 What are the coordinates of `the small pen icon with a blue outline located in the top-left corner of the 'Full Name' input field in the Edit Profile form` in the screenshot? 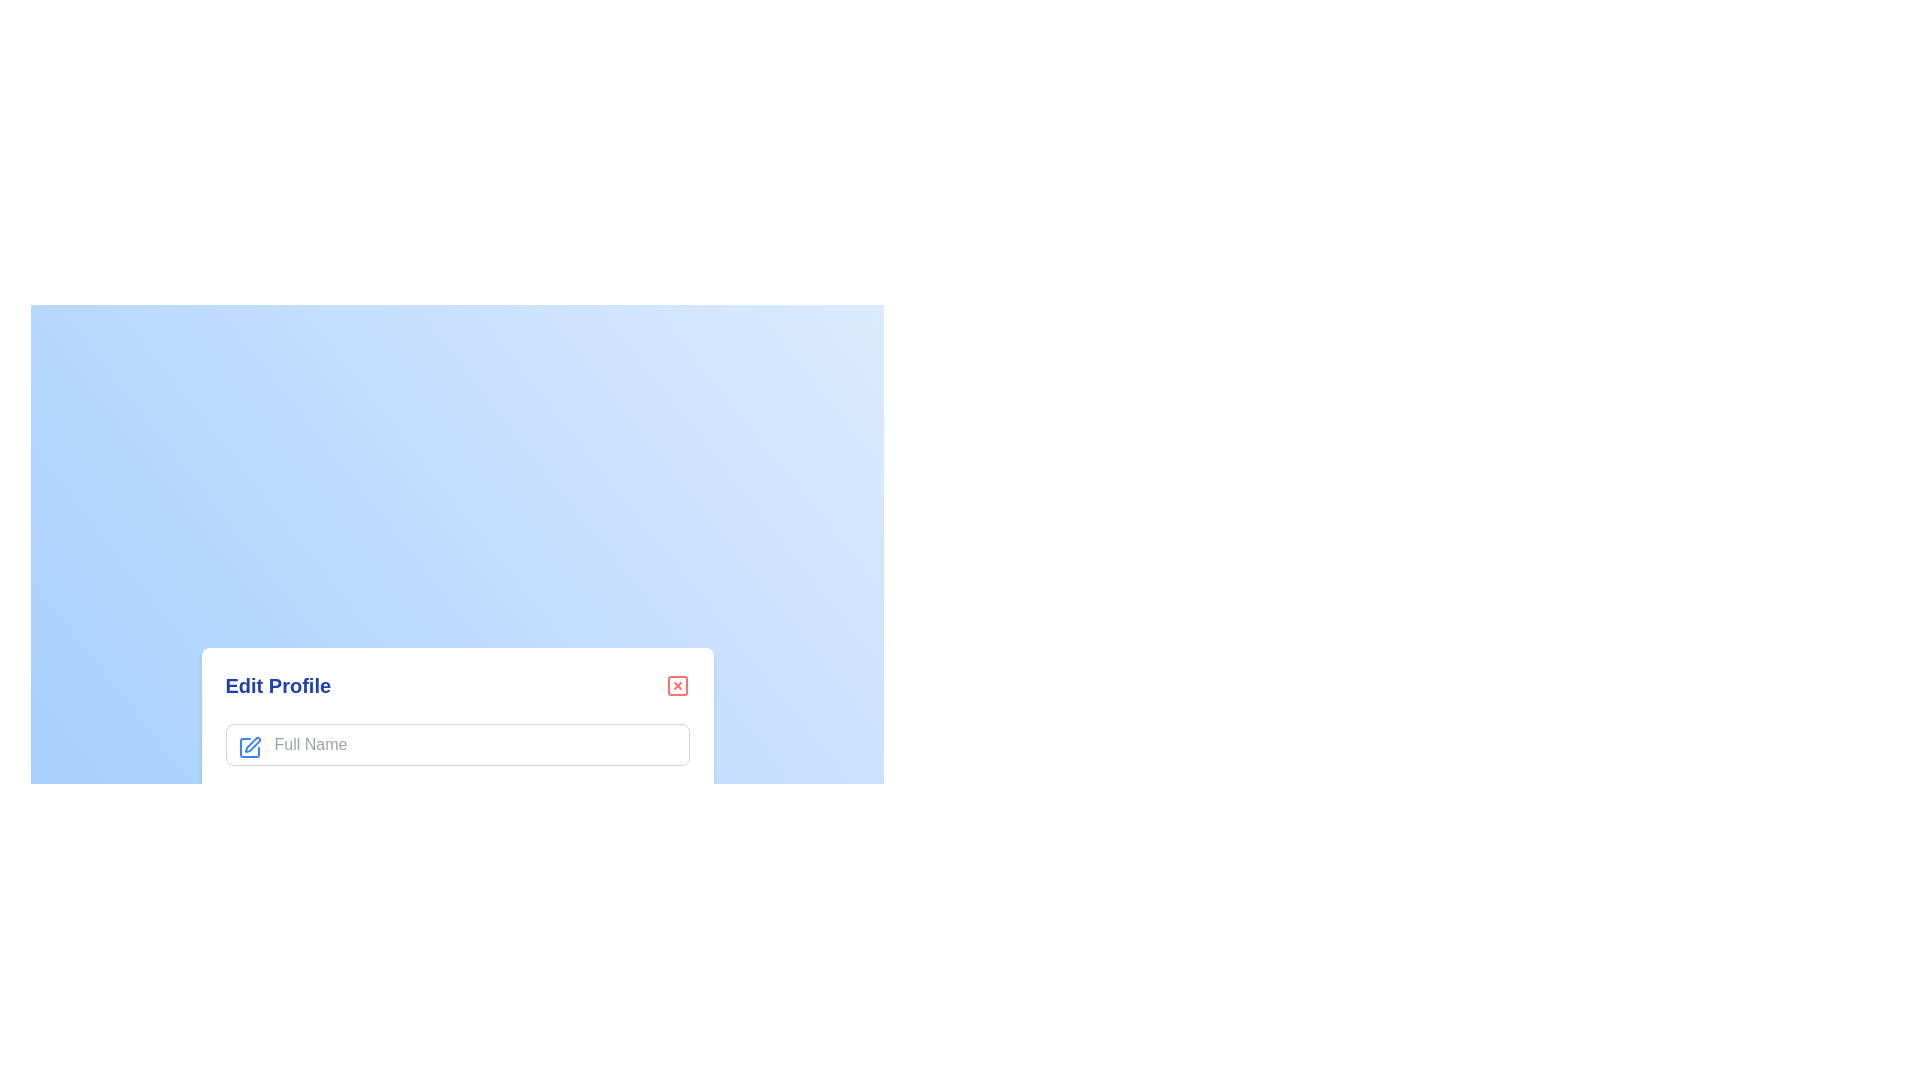 It's located at (251, 744).